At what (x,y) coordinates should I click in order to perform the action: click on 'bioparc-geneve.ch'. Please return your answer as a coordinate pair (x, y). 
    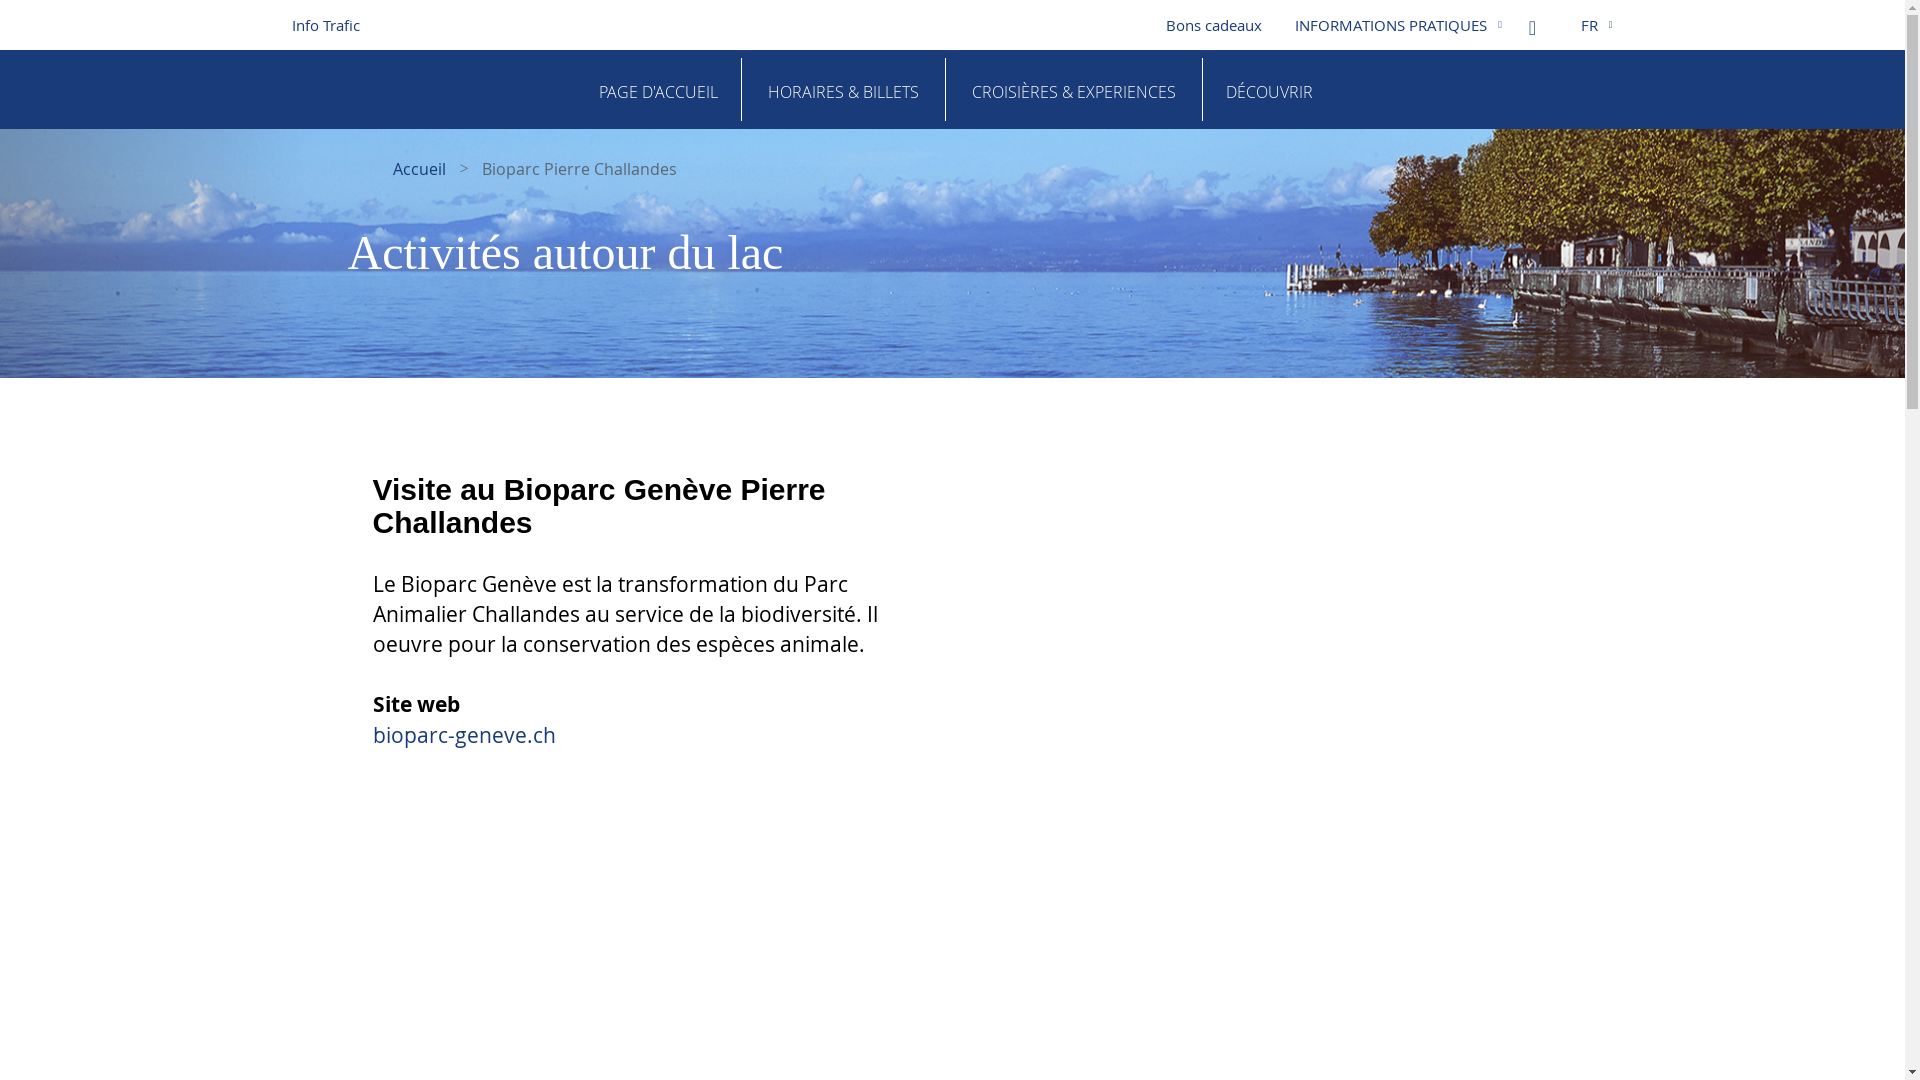
    Looking at the image, I should click on (462, 735).